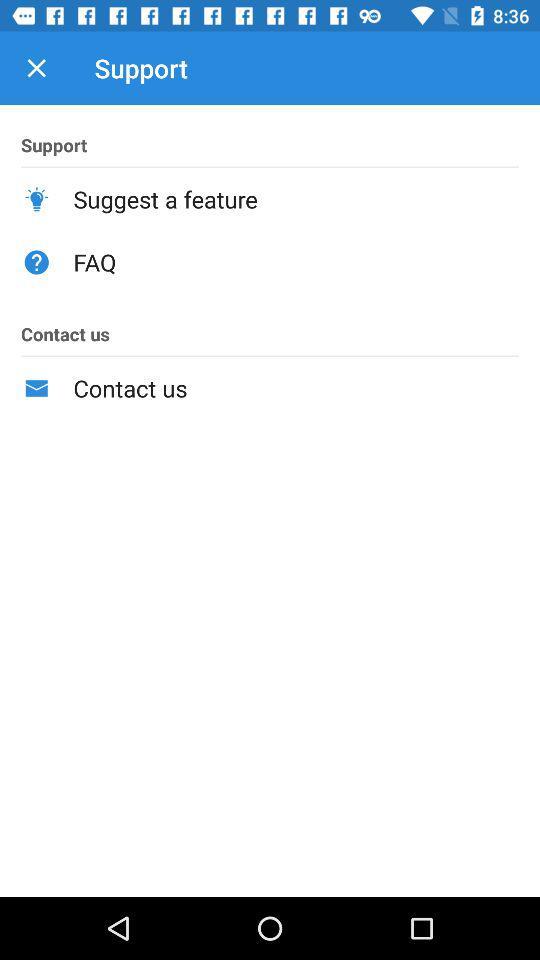  What do you see at coordinates (295, 199) in the screenshot?
I see `icon above faq` at bounding box center [295, 199].